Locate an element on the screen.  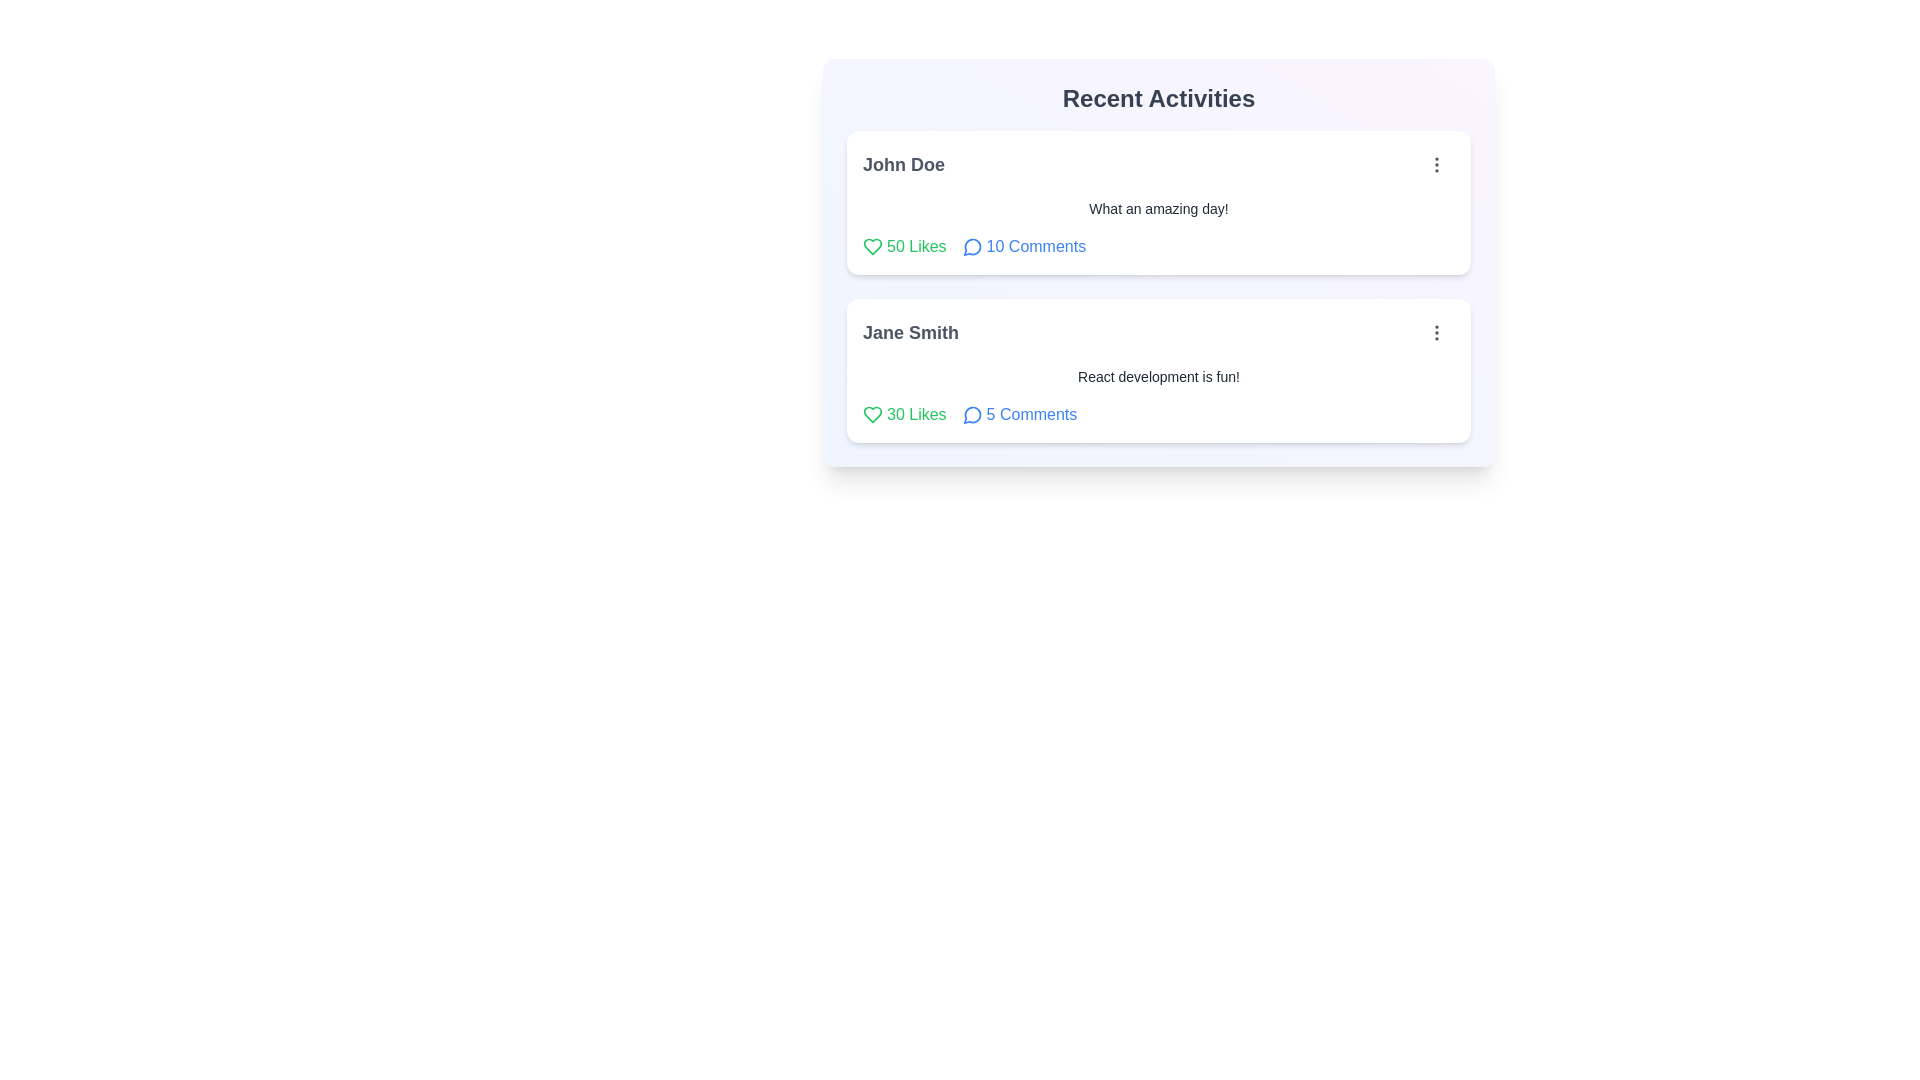
the 'Comments' button for the post by Jane Smith is located at coordinates (1019, 414).